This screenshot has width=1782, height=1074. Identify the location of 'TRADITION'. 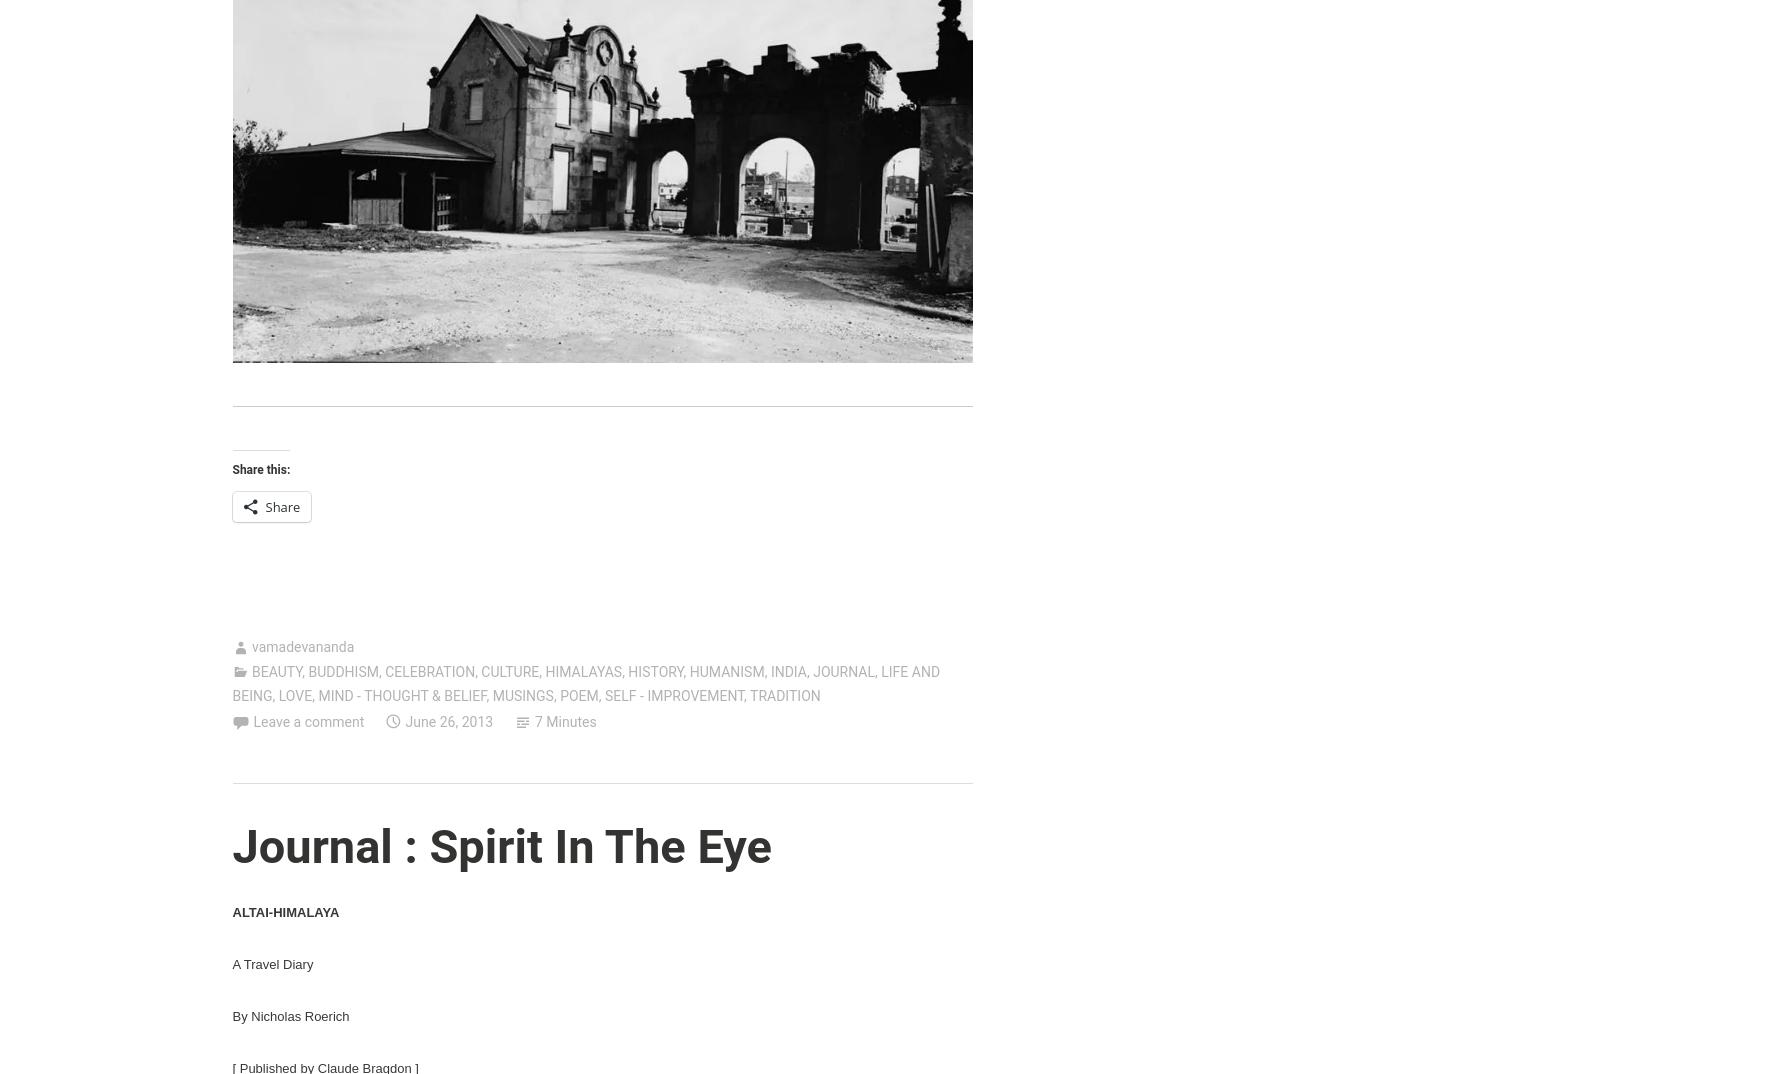
(784, 694).